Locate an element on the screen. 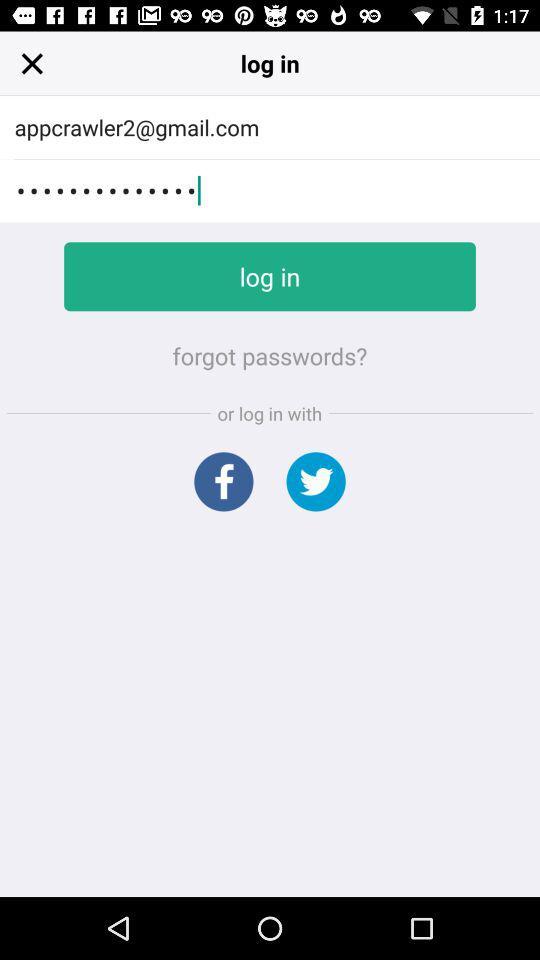 This screenshot has height=960, width=540. login with facebook is located at coordinates (222, 480).